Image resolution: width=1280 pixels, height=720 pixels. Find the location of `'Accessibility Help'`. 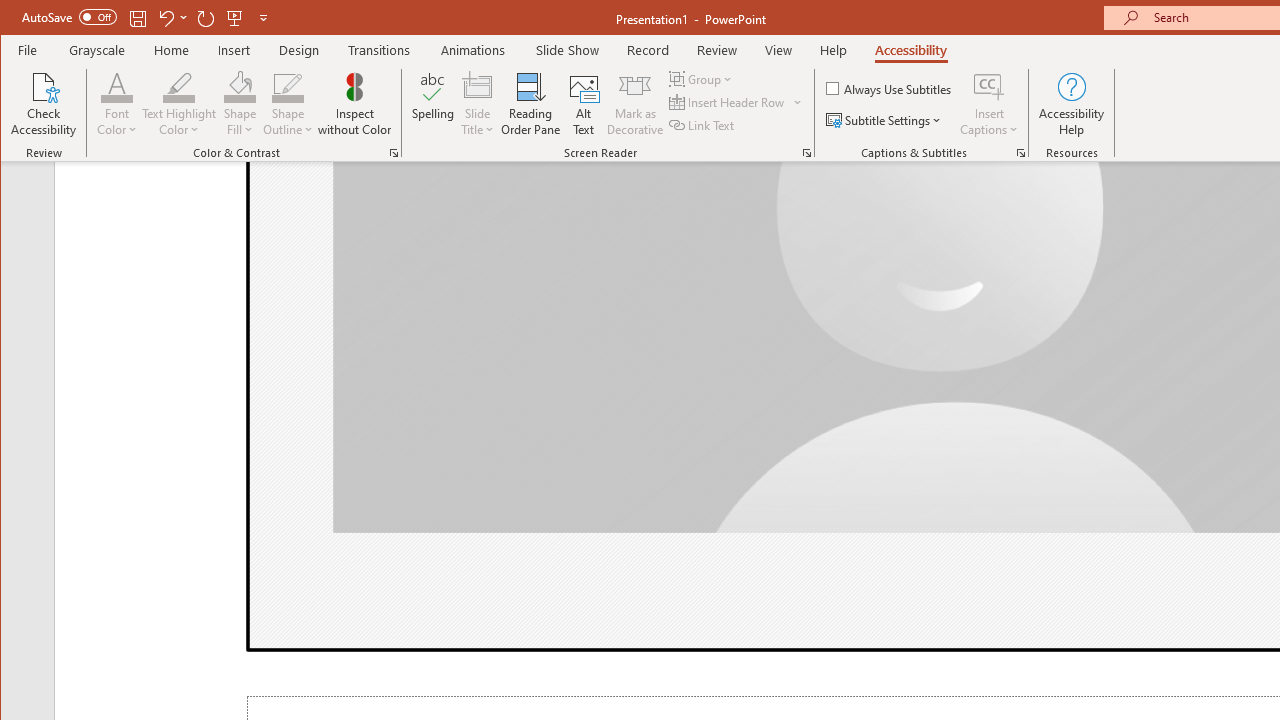

'Accessibility Help' is located at coordinates (1071, 104).